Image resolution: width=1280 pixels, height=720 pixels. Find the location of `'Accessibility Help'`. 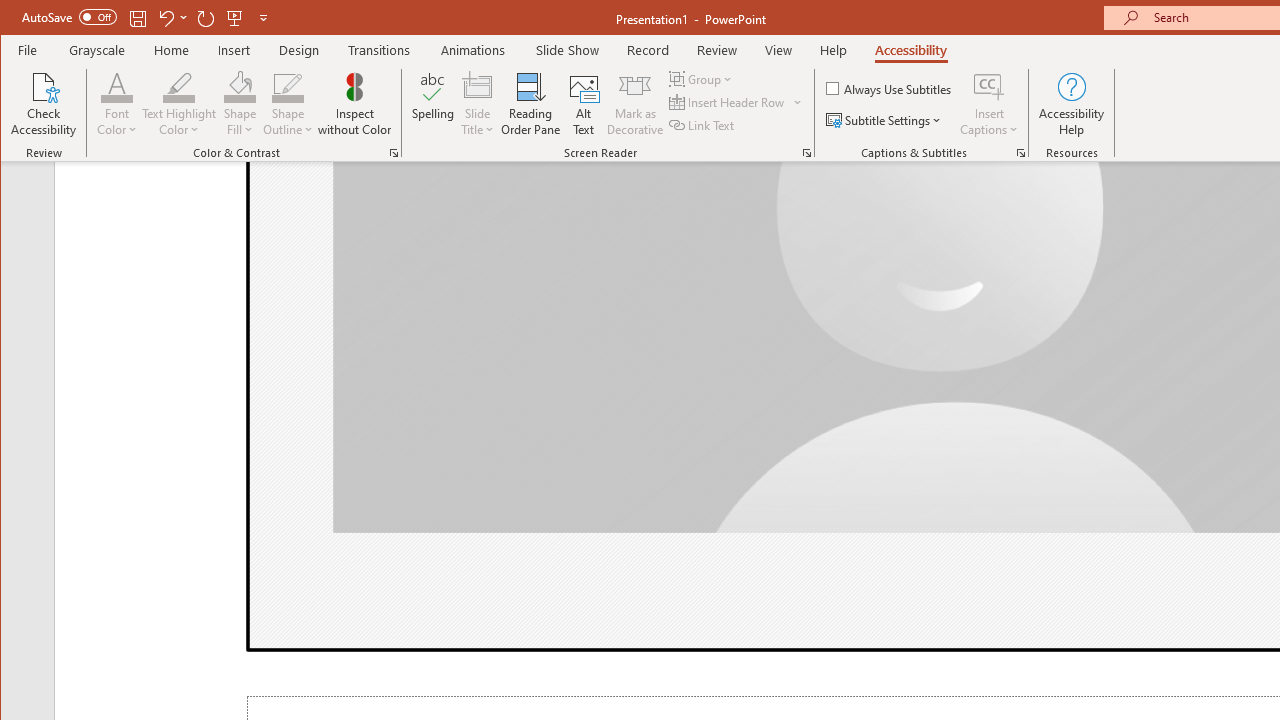

'Accessibility Help' is located at coordinates (1071, 104).